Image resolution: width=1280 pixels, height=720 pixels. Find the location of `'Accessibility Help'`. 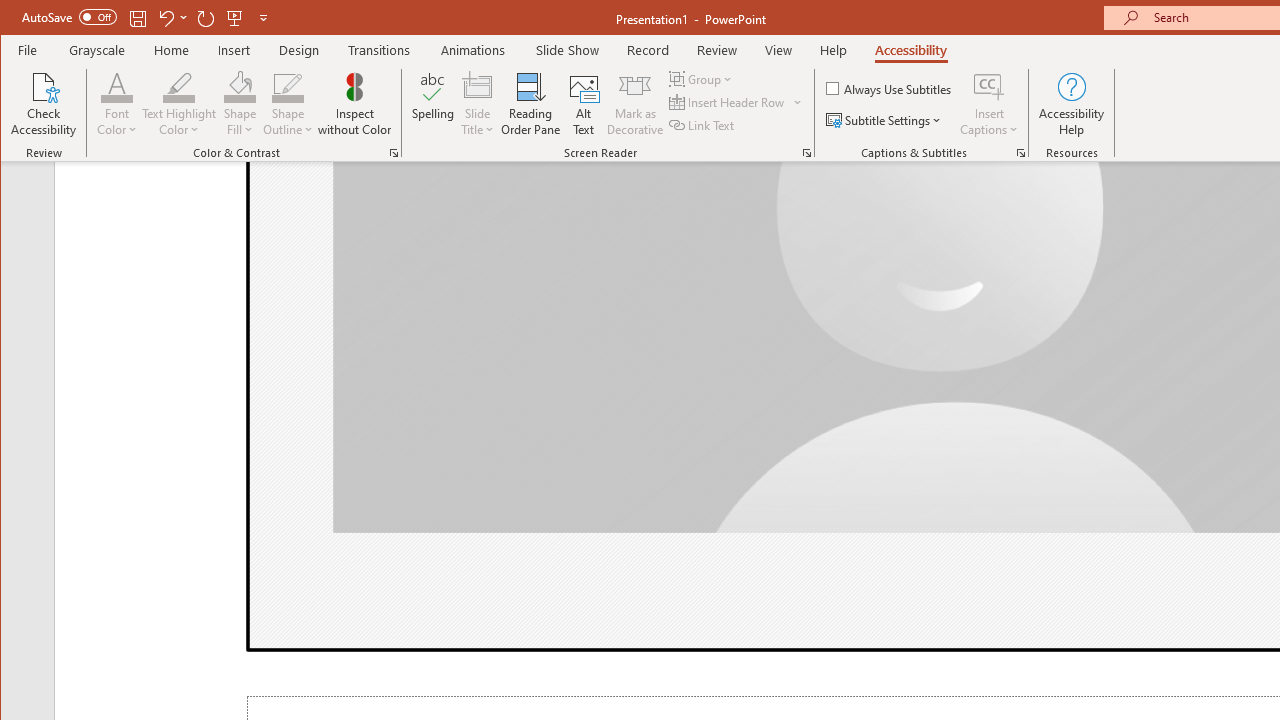

'Accessibility Help' is located at coordinates (1071, 104).